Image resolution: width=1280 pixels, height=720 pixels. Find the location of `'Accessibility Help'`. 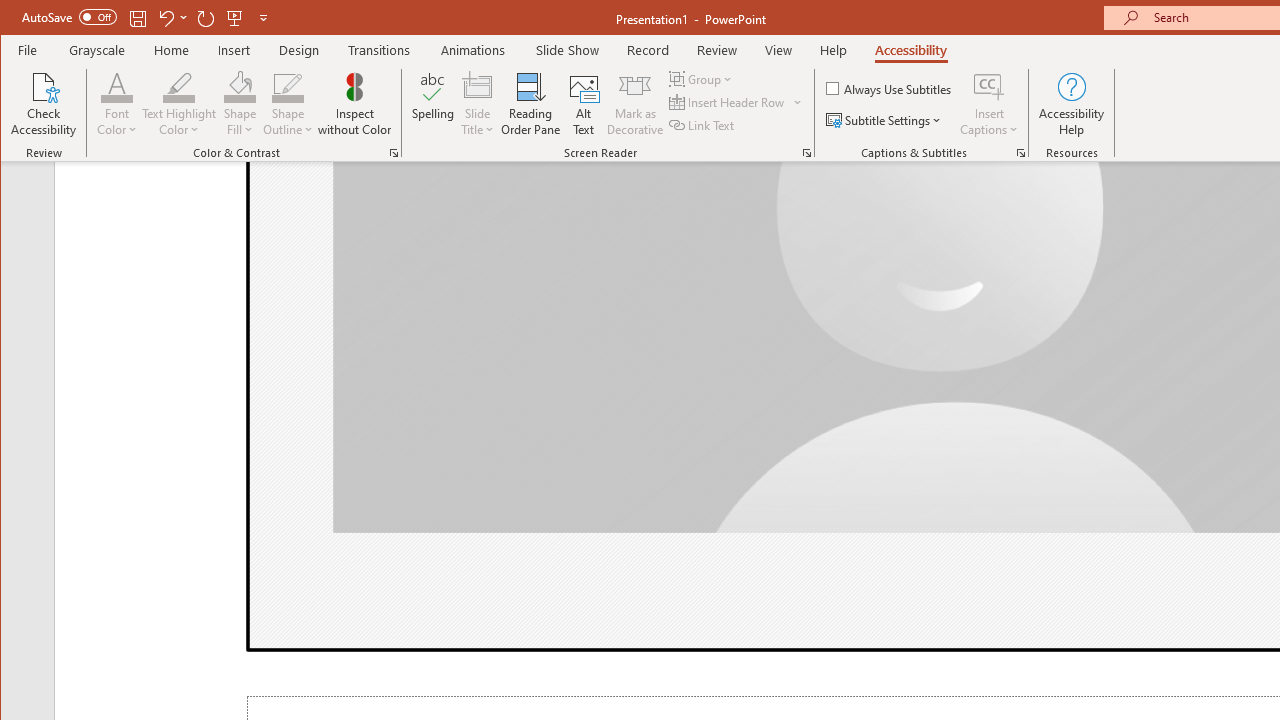

'Accessibility Help' is located at coordinates (1071, 104).